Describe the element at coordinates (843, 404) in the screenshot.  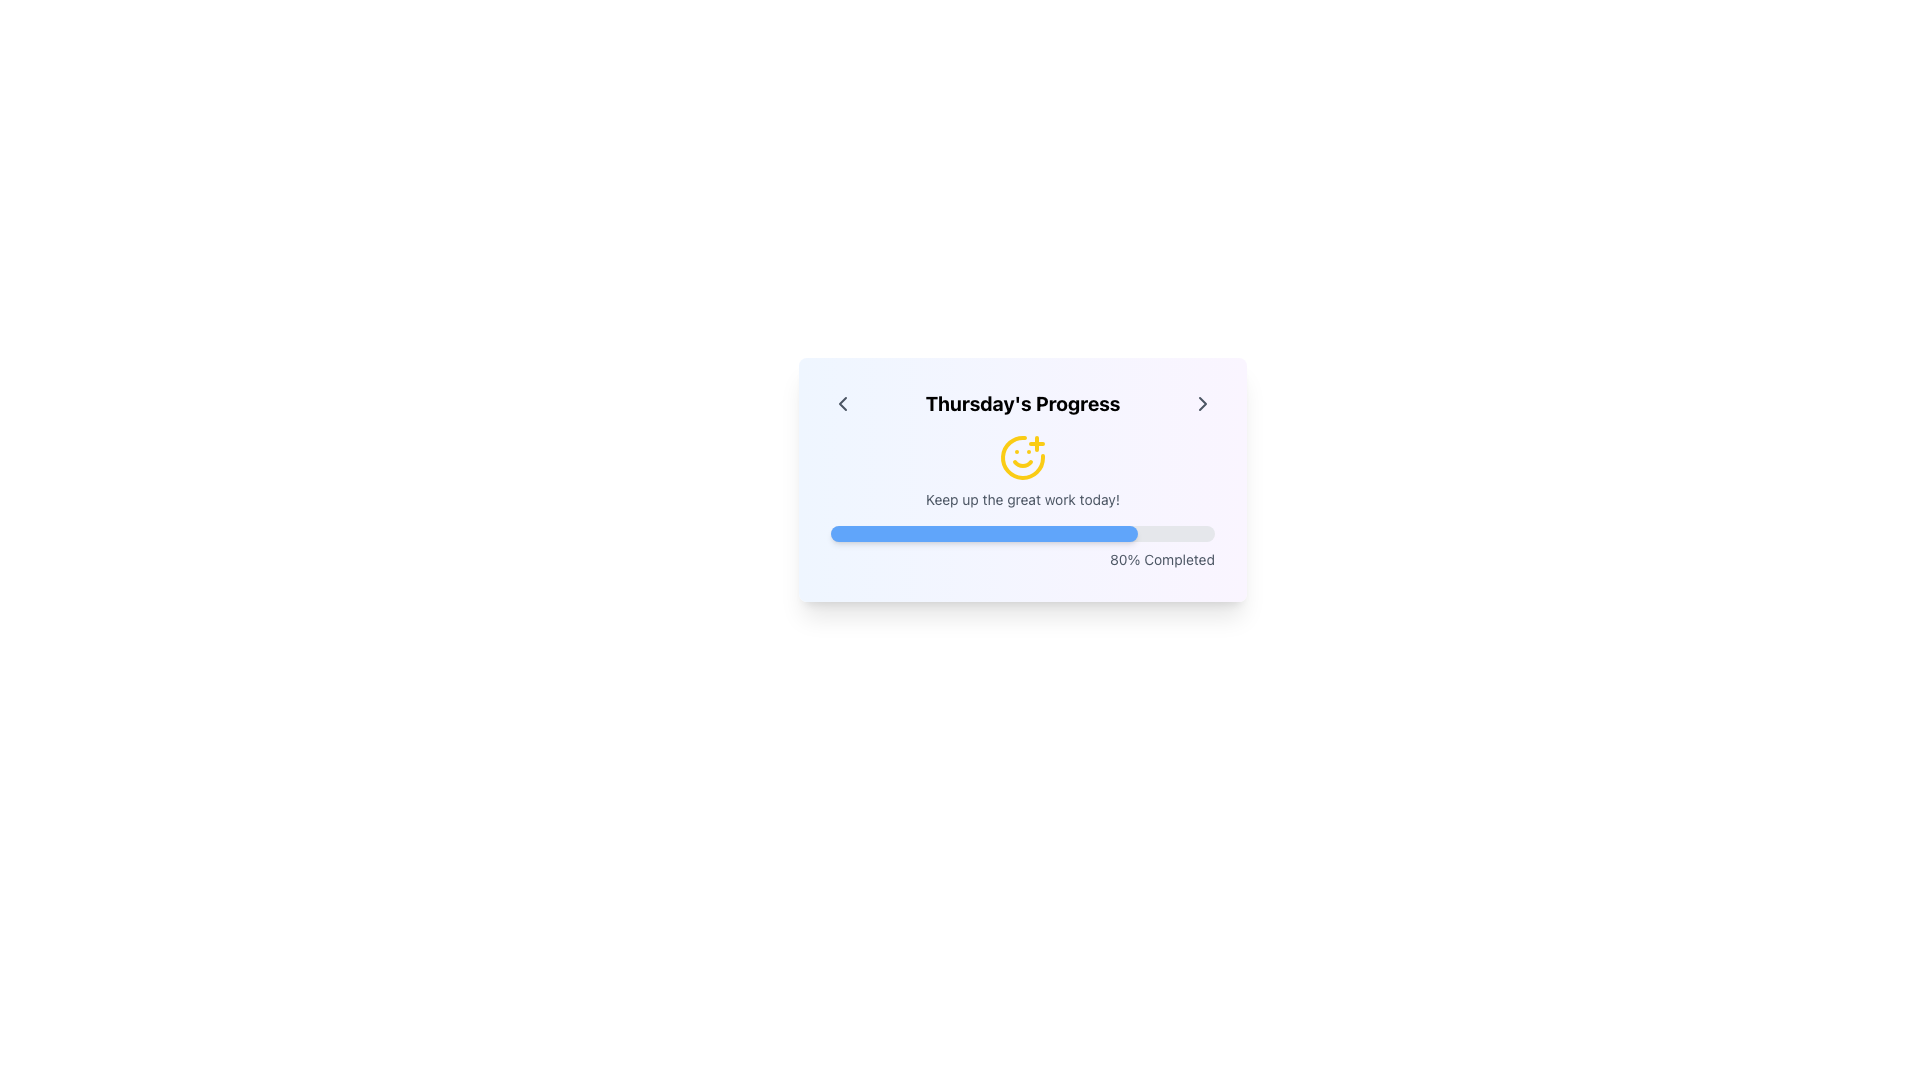
I see `the left-pointing chevron-style back arrow icon located at the left side of the 'Thursday's Progress' heading to initiate navigation` at that location.